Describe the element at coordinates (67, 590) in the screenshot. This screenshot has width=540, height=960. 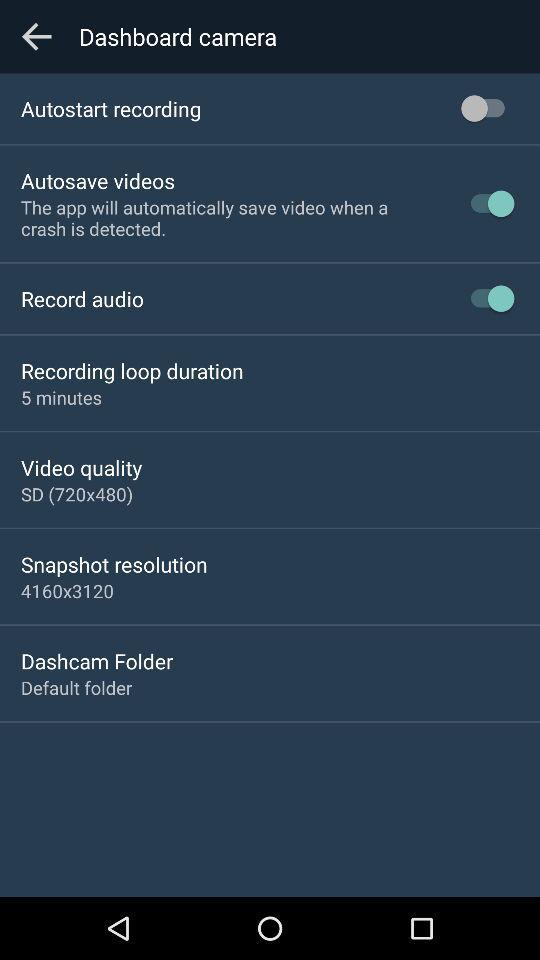
I see `the icon above dashcam folder icon` at that location.